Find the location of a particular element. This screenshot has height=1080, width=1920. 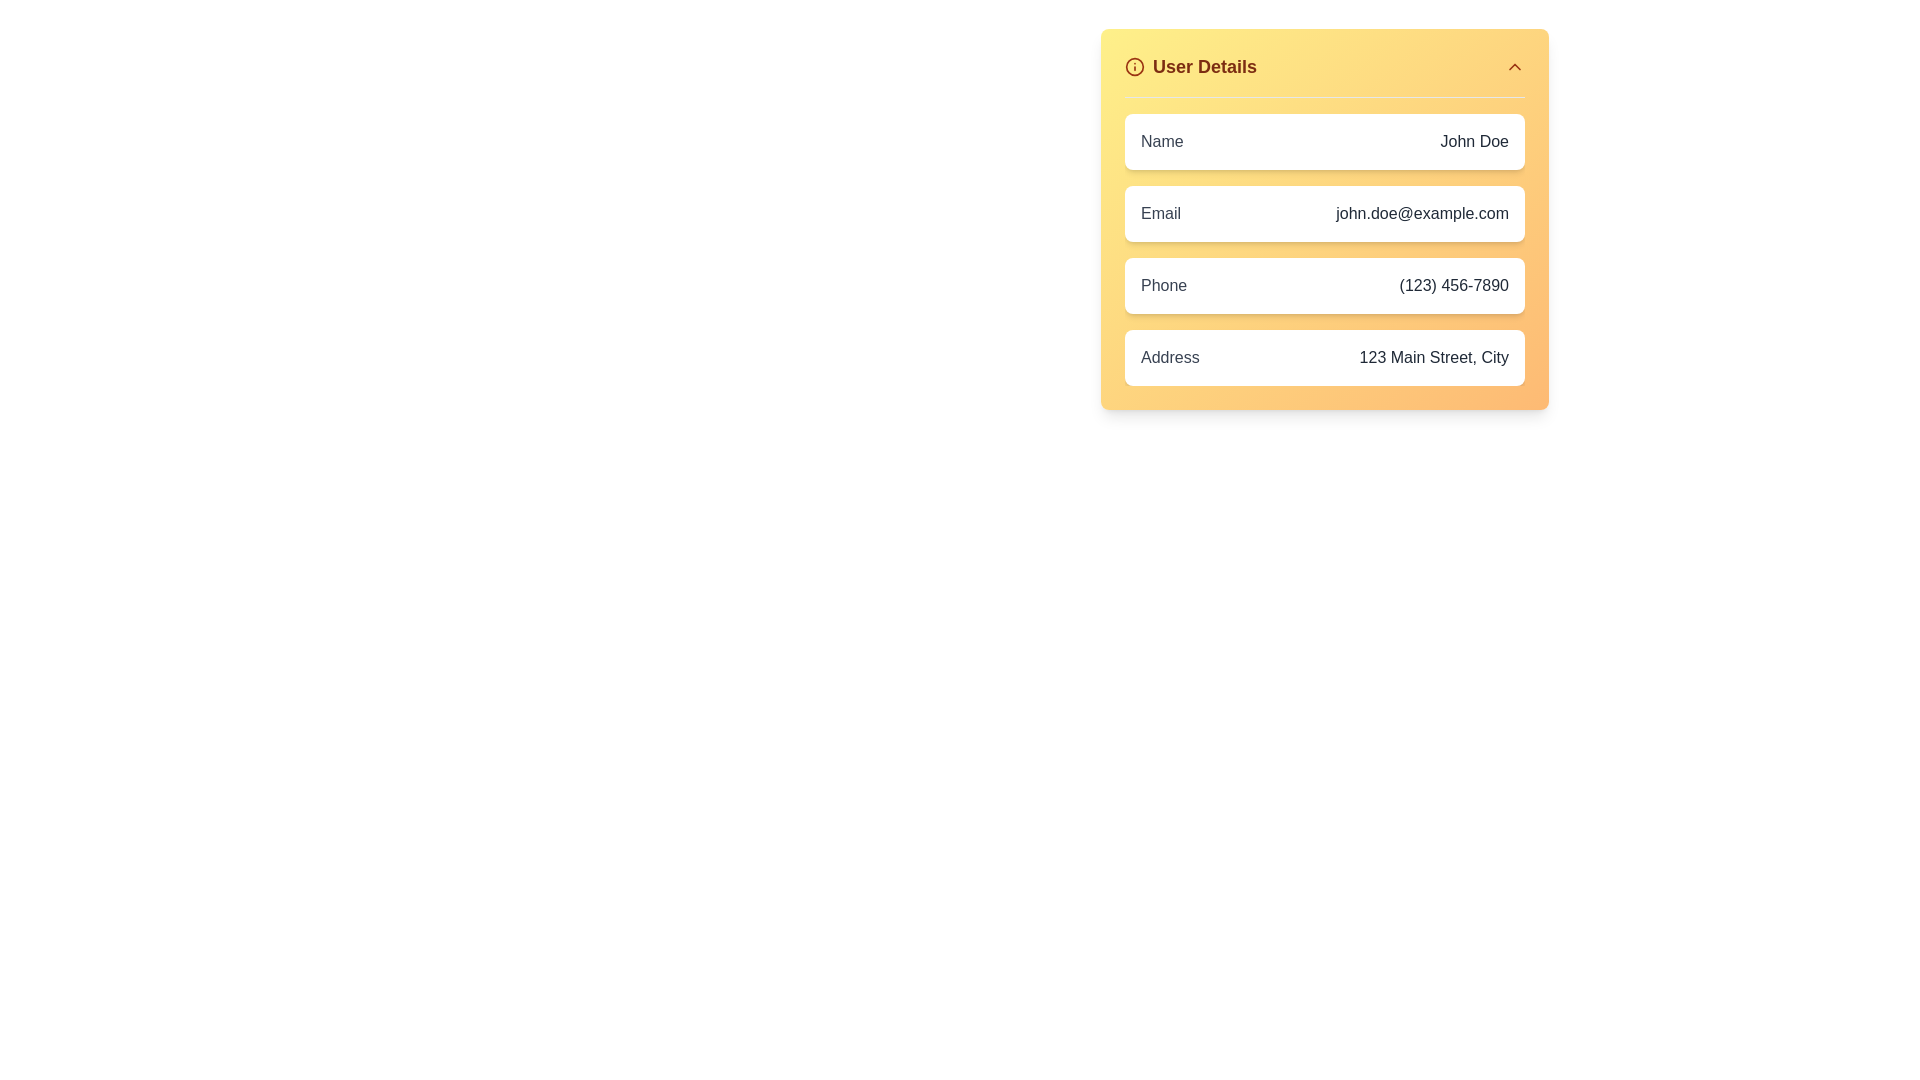

the 'Address' text label located in the bottom-left area of the 'User Details' card section is located at coordinates (1170, 357).